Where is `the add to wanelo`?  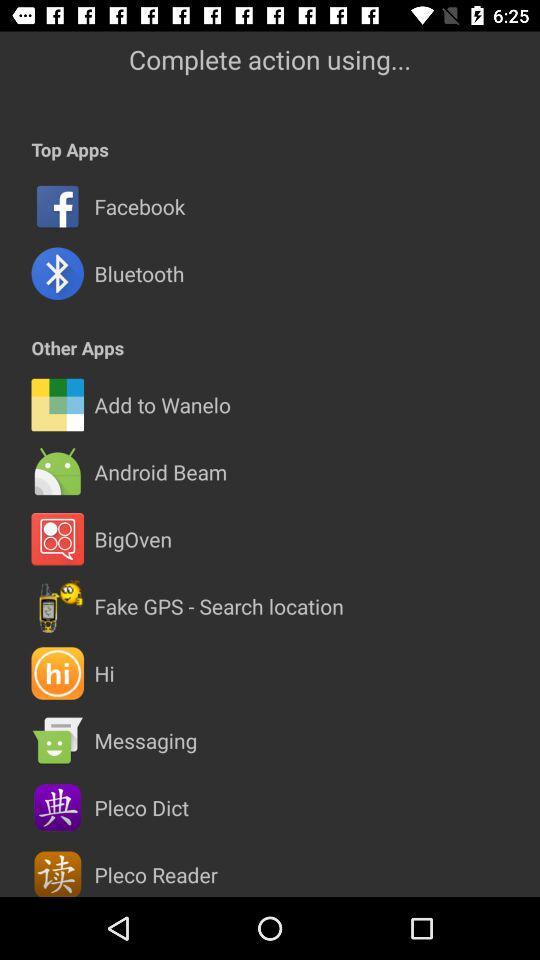 the add to wanelo is located at coordinates (161, 404).